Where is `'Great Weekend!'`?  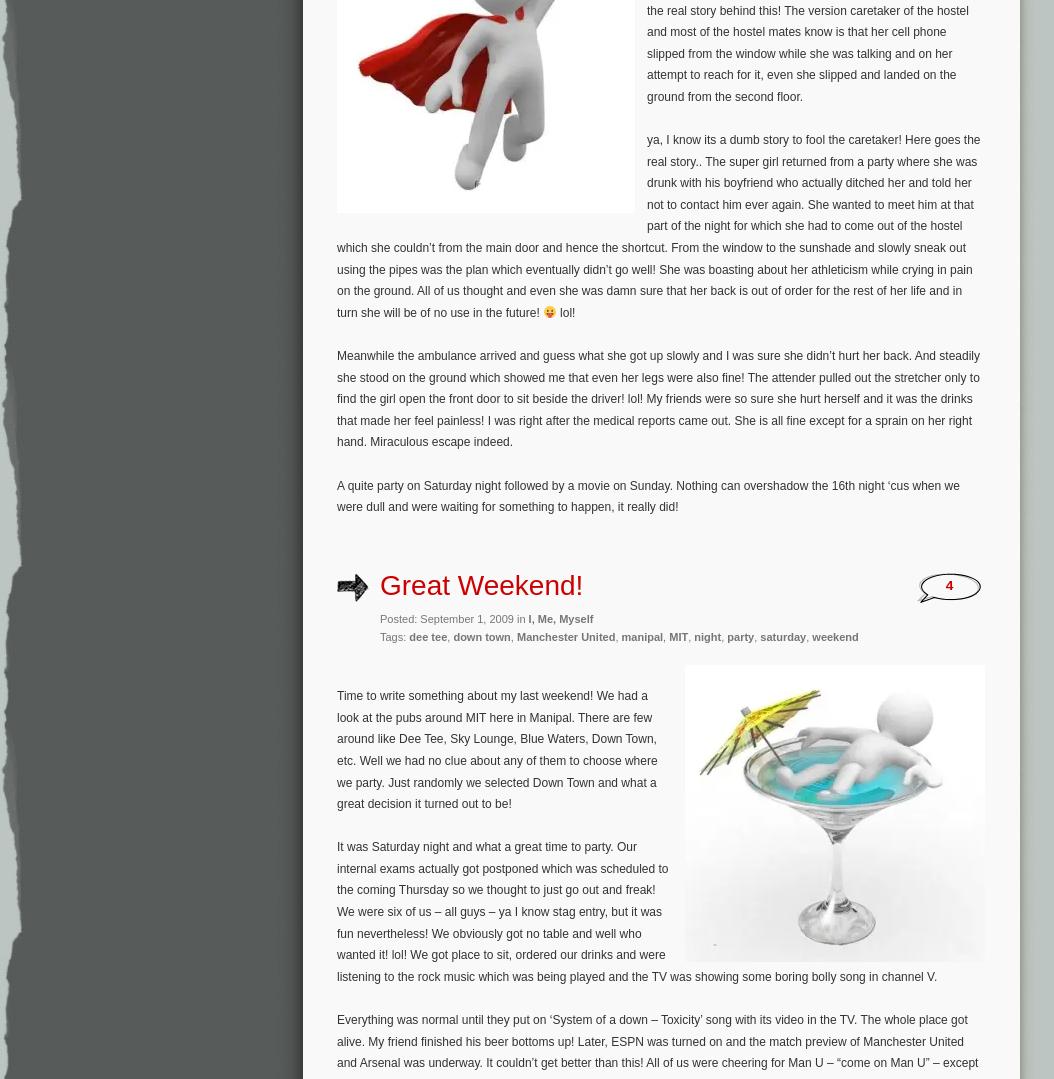 'Great Weekend!' is located at coordinates (378, 585).